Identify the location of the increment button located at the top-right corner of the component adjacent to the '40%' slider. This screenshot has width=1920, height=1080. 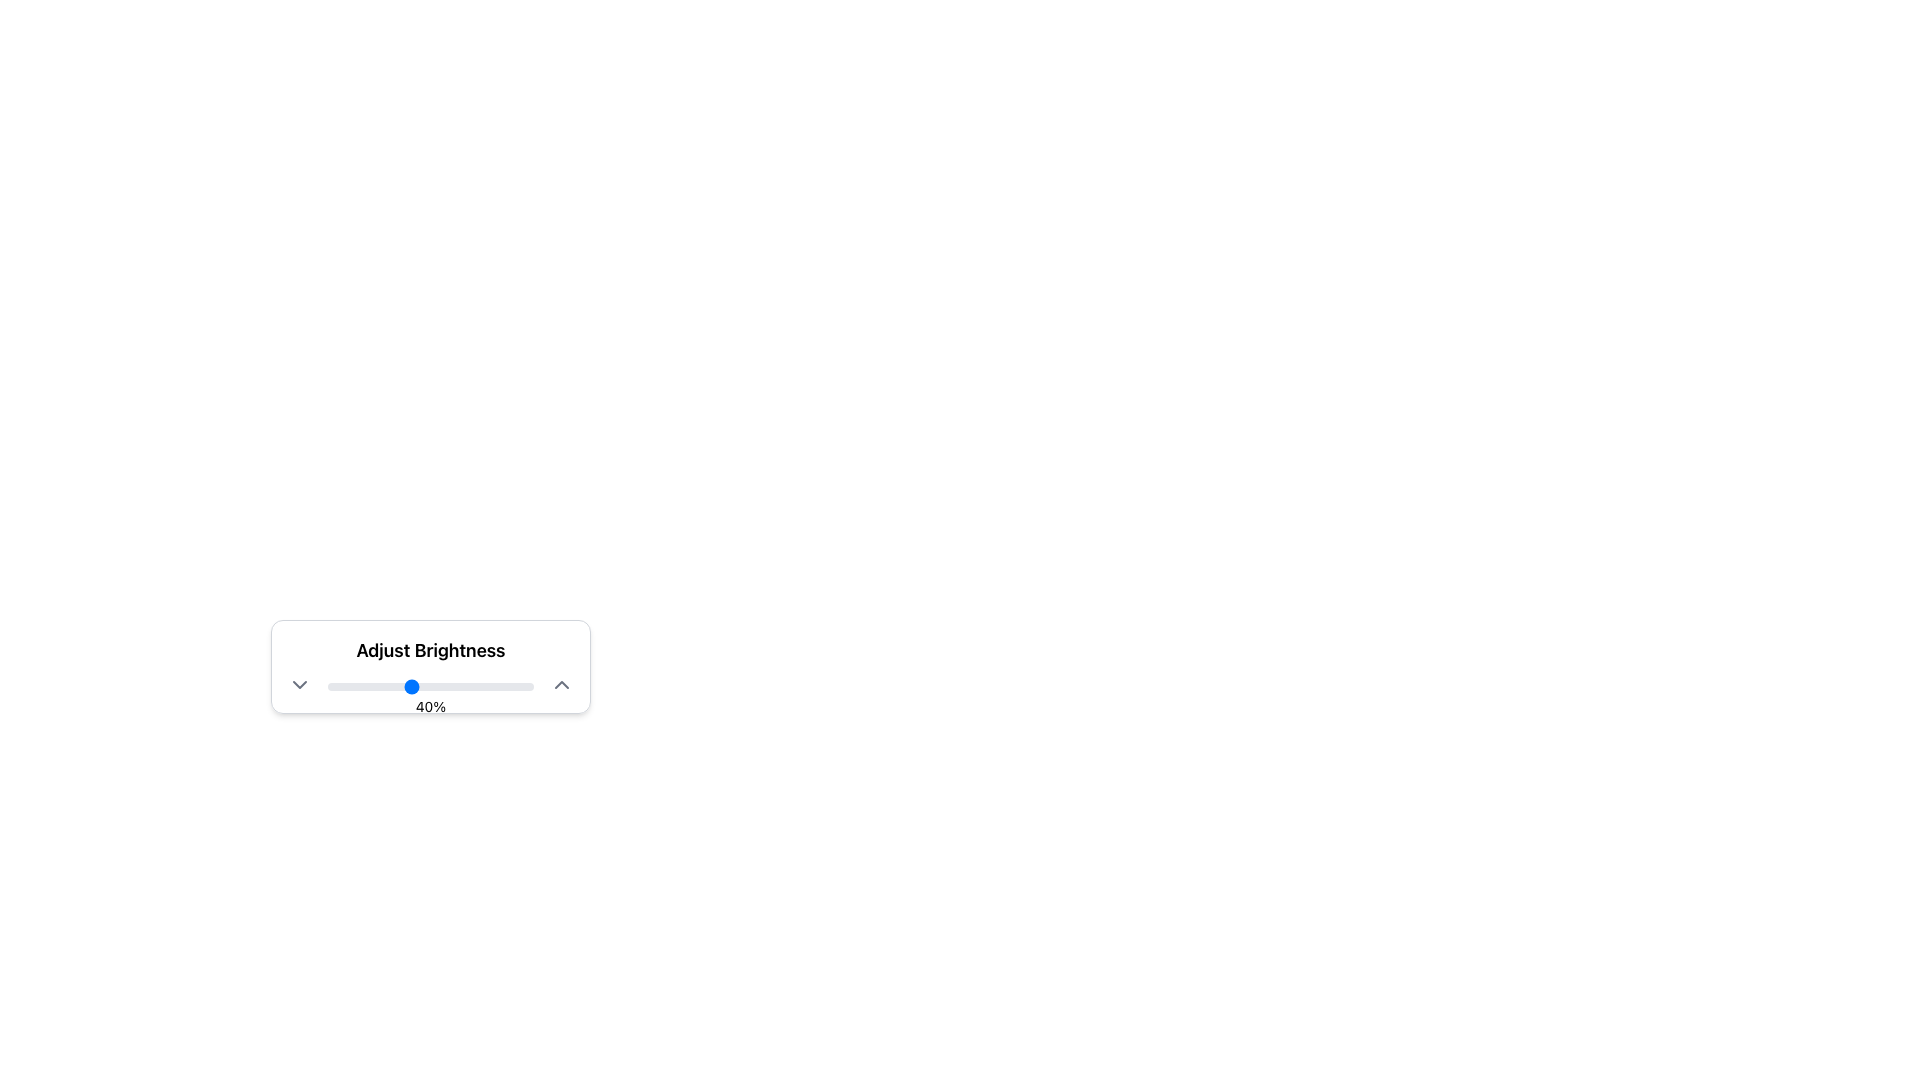
(560, 684).